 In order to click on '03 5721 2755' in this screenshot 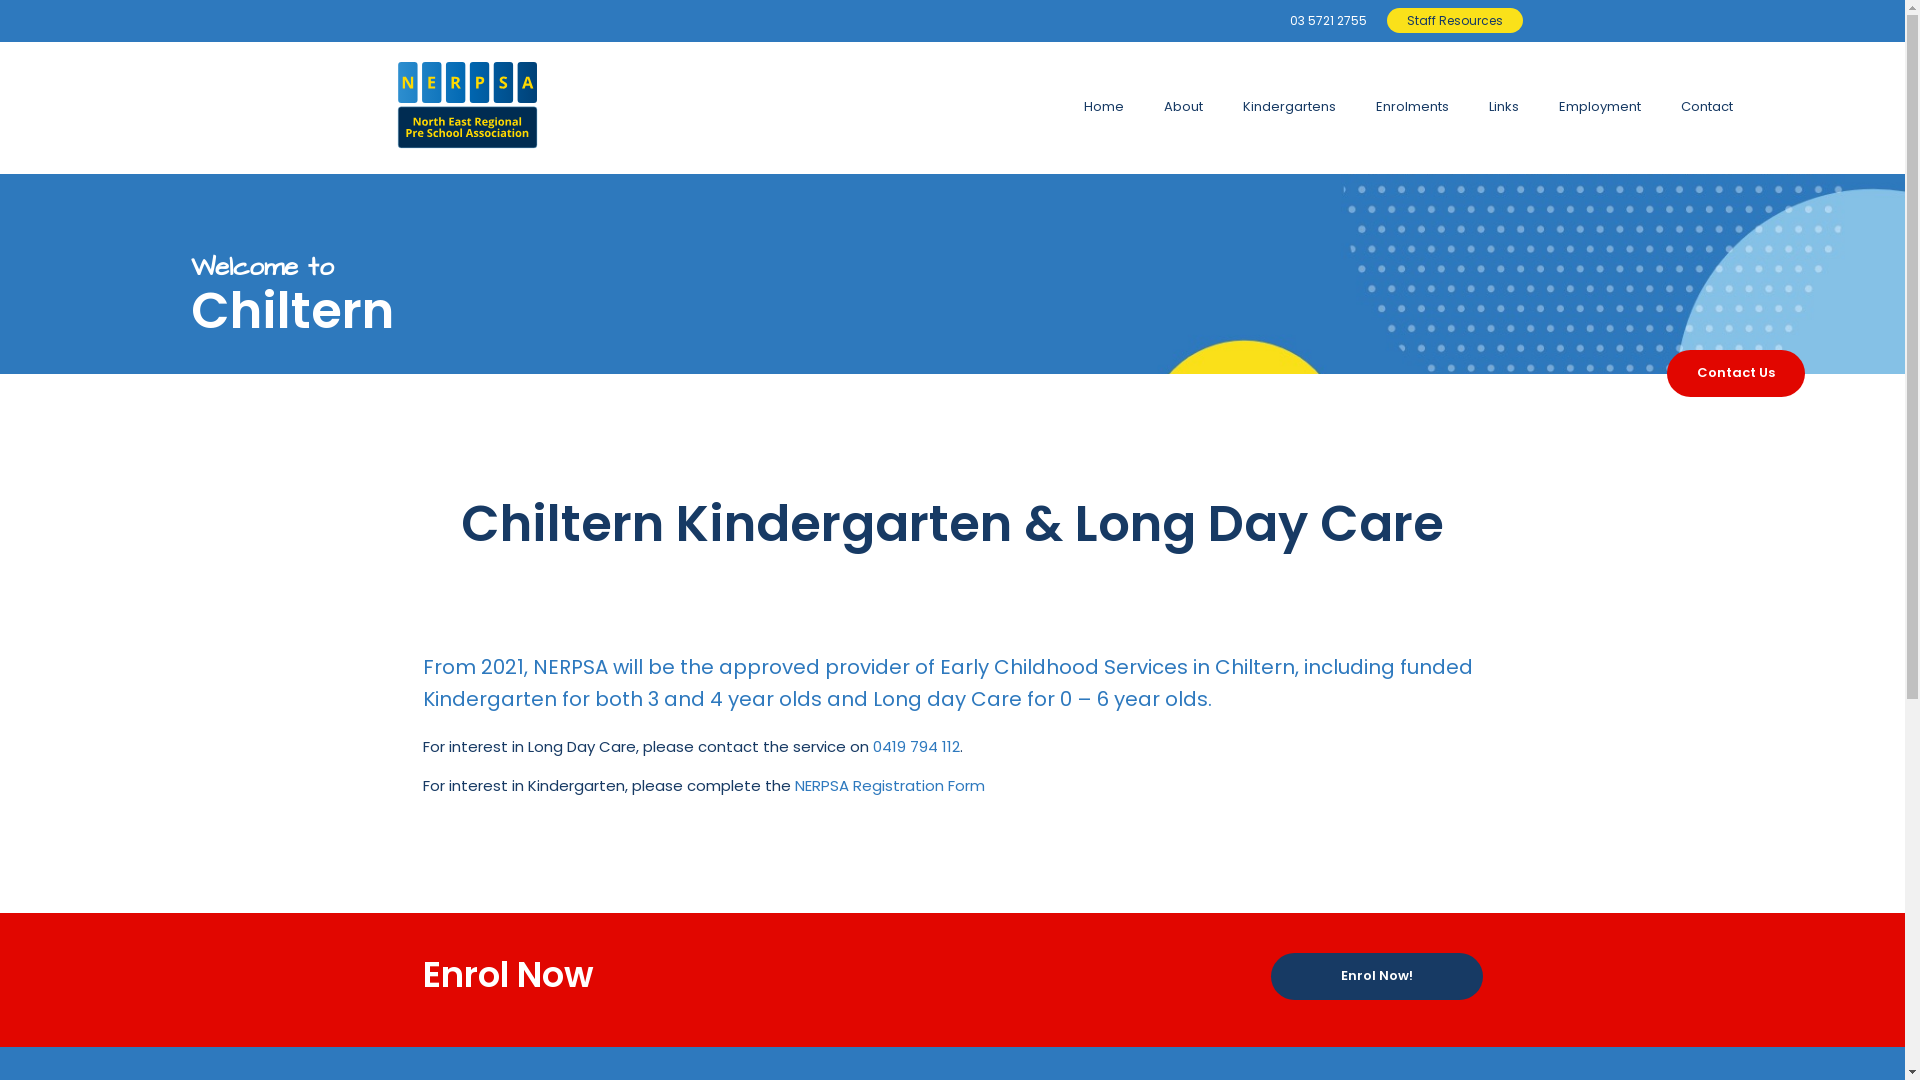, I will do `click(1328, 20)`.